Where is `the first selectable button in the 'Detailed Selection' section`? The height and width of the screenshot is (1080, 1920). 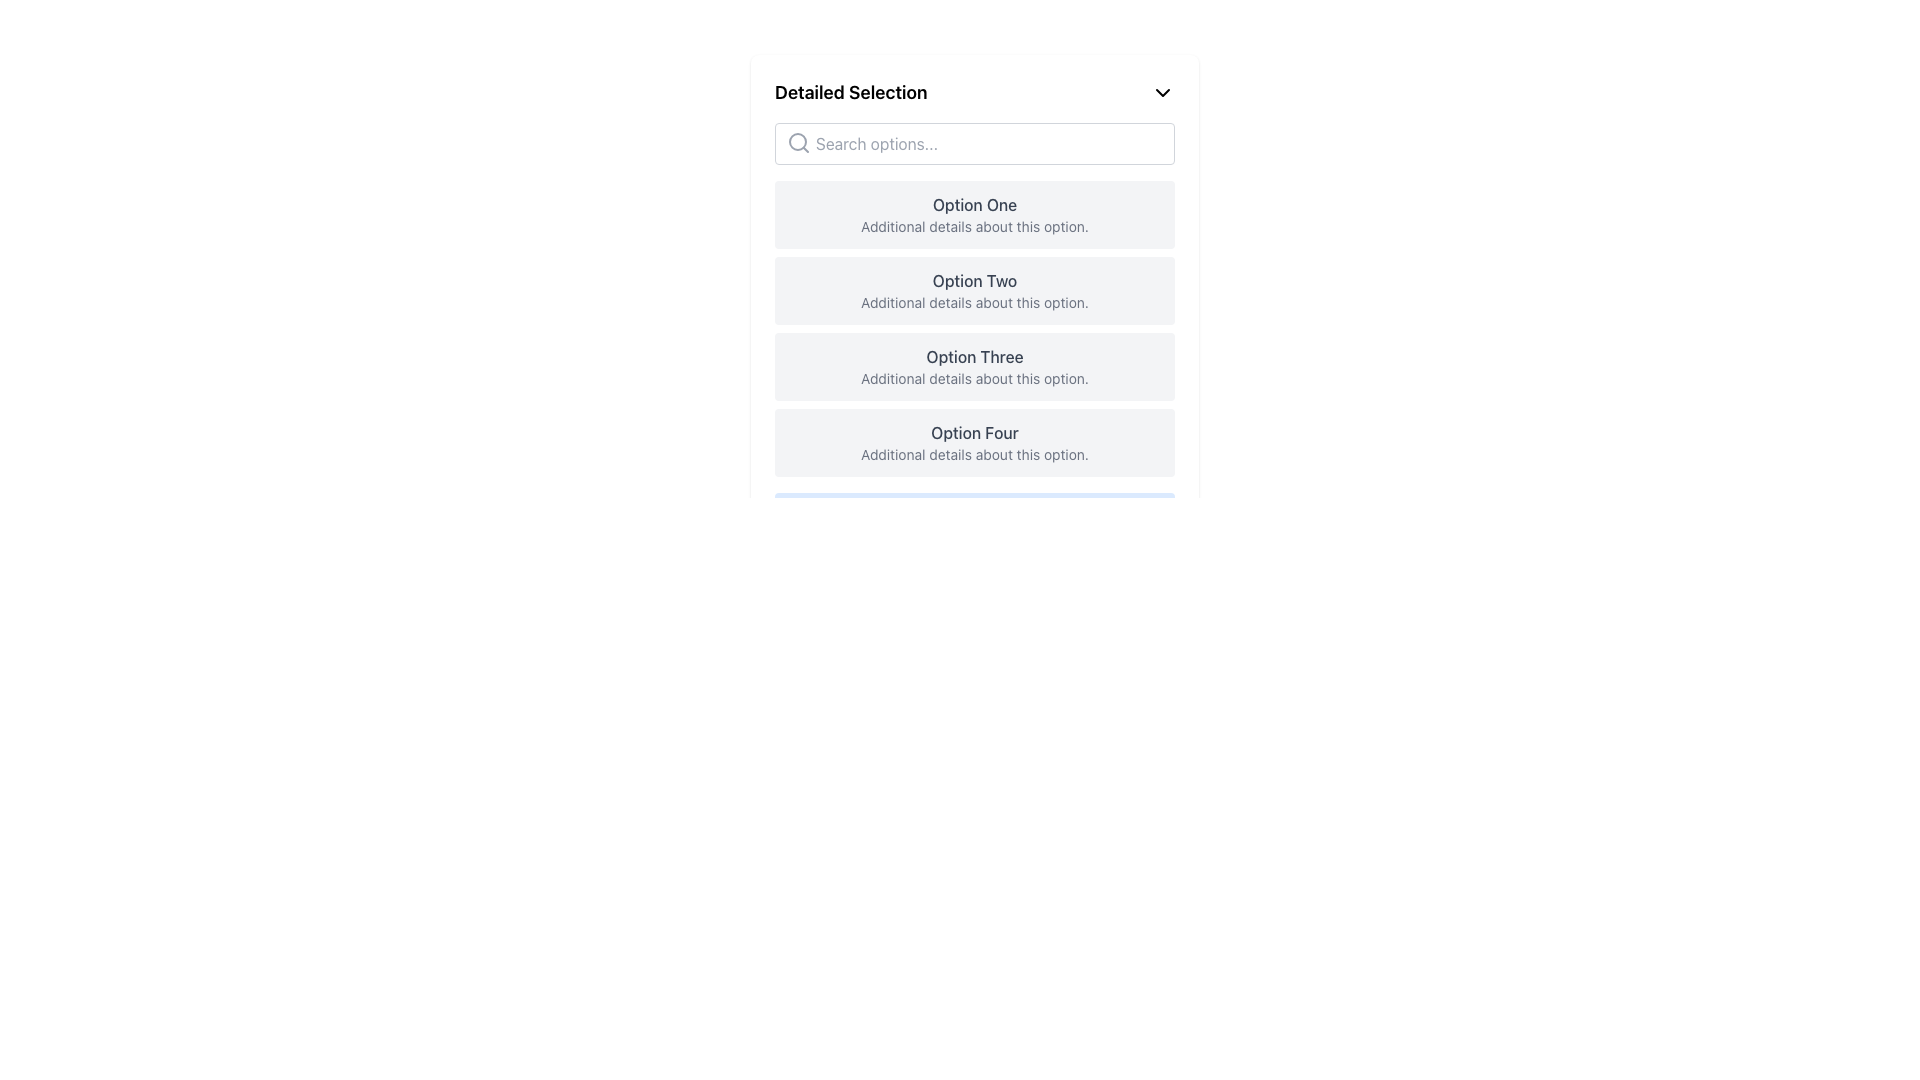 the first selectable button in the 'Detailed Selection' section is located at coordinates (974, 215).